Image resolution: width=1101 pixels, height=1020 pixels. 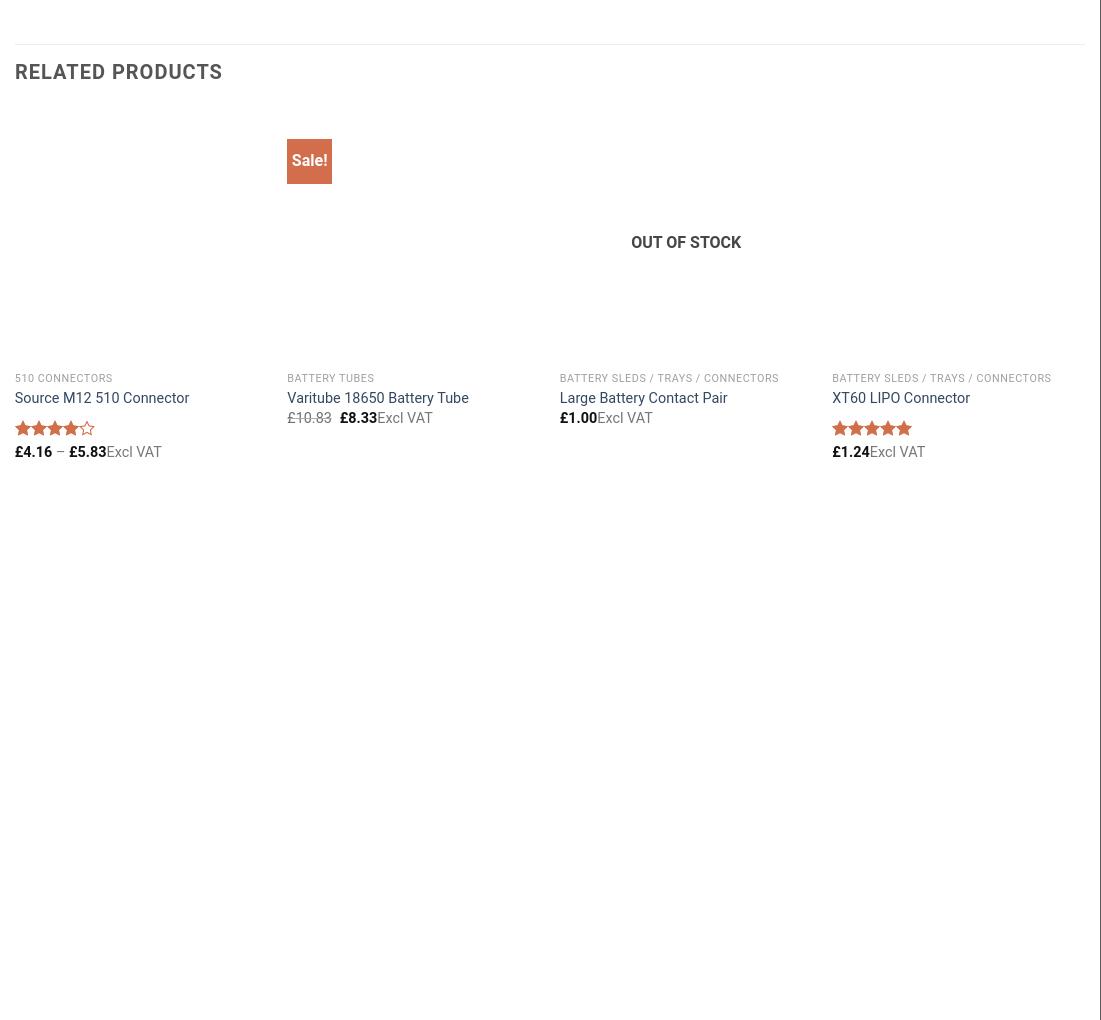 What do you see at coordinates (135, 949) in the screenshot?
I see `'Privacy Policy'` at bounding box center [135, 949].